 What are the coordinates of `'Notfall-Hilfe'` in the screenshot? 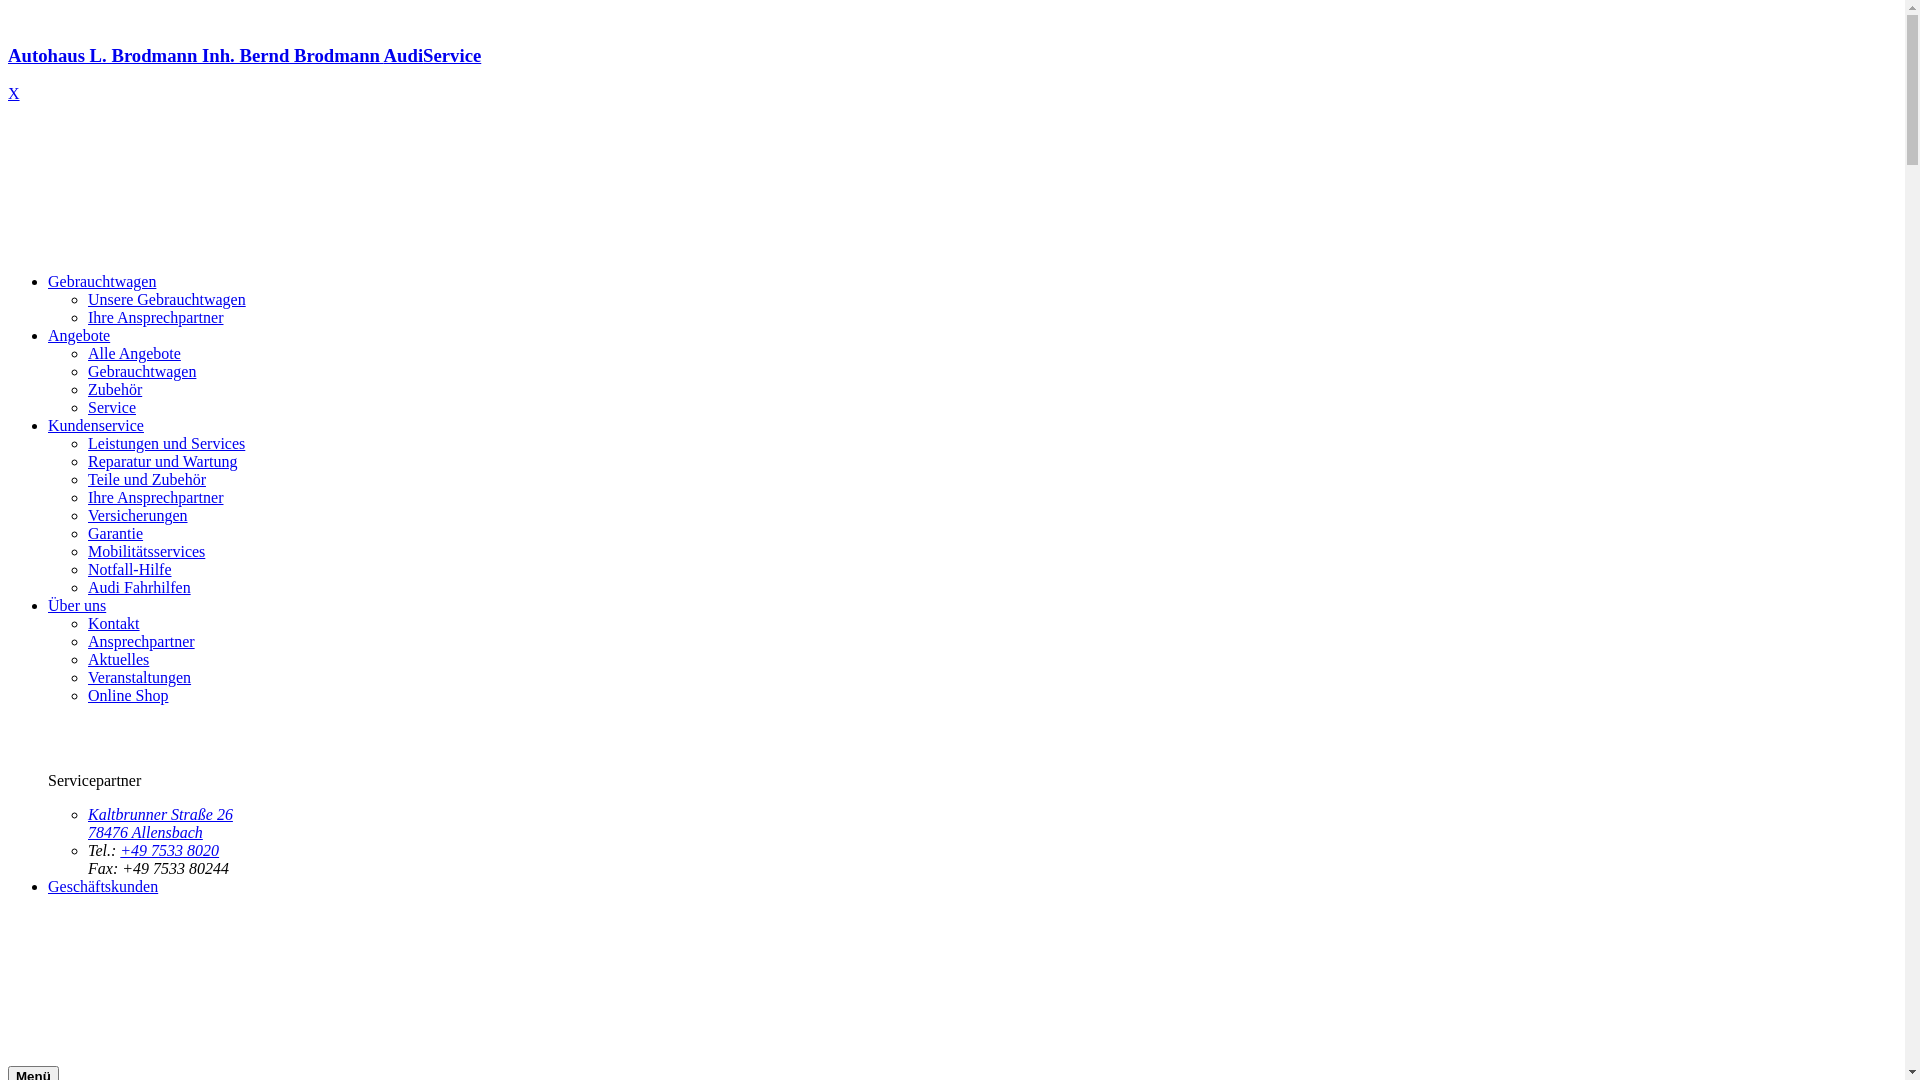 It's located at (86, 569).